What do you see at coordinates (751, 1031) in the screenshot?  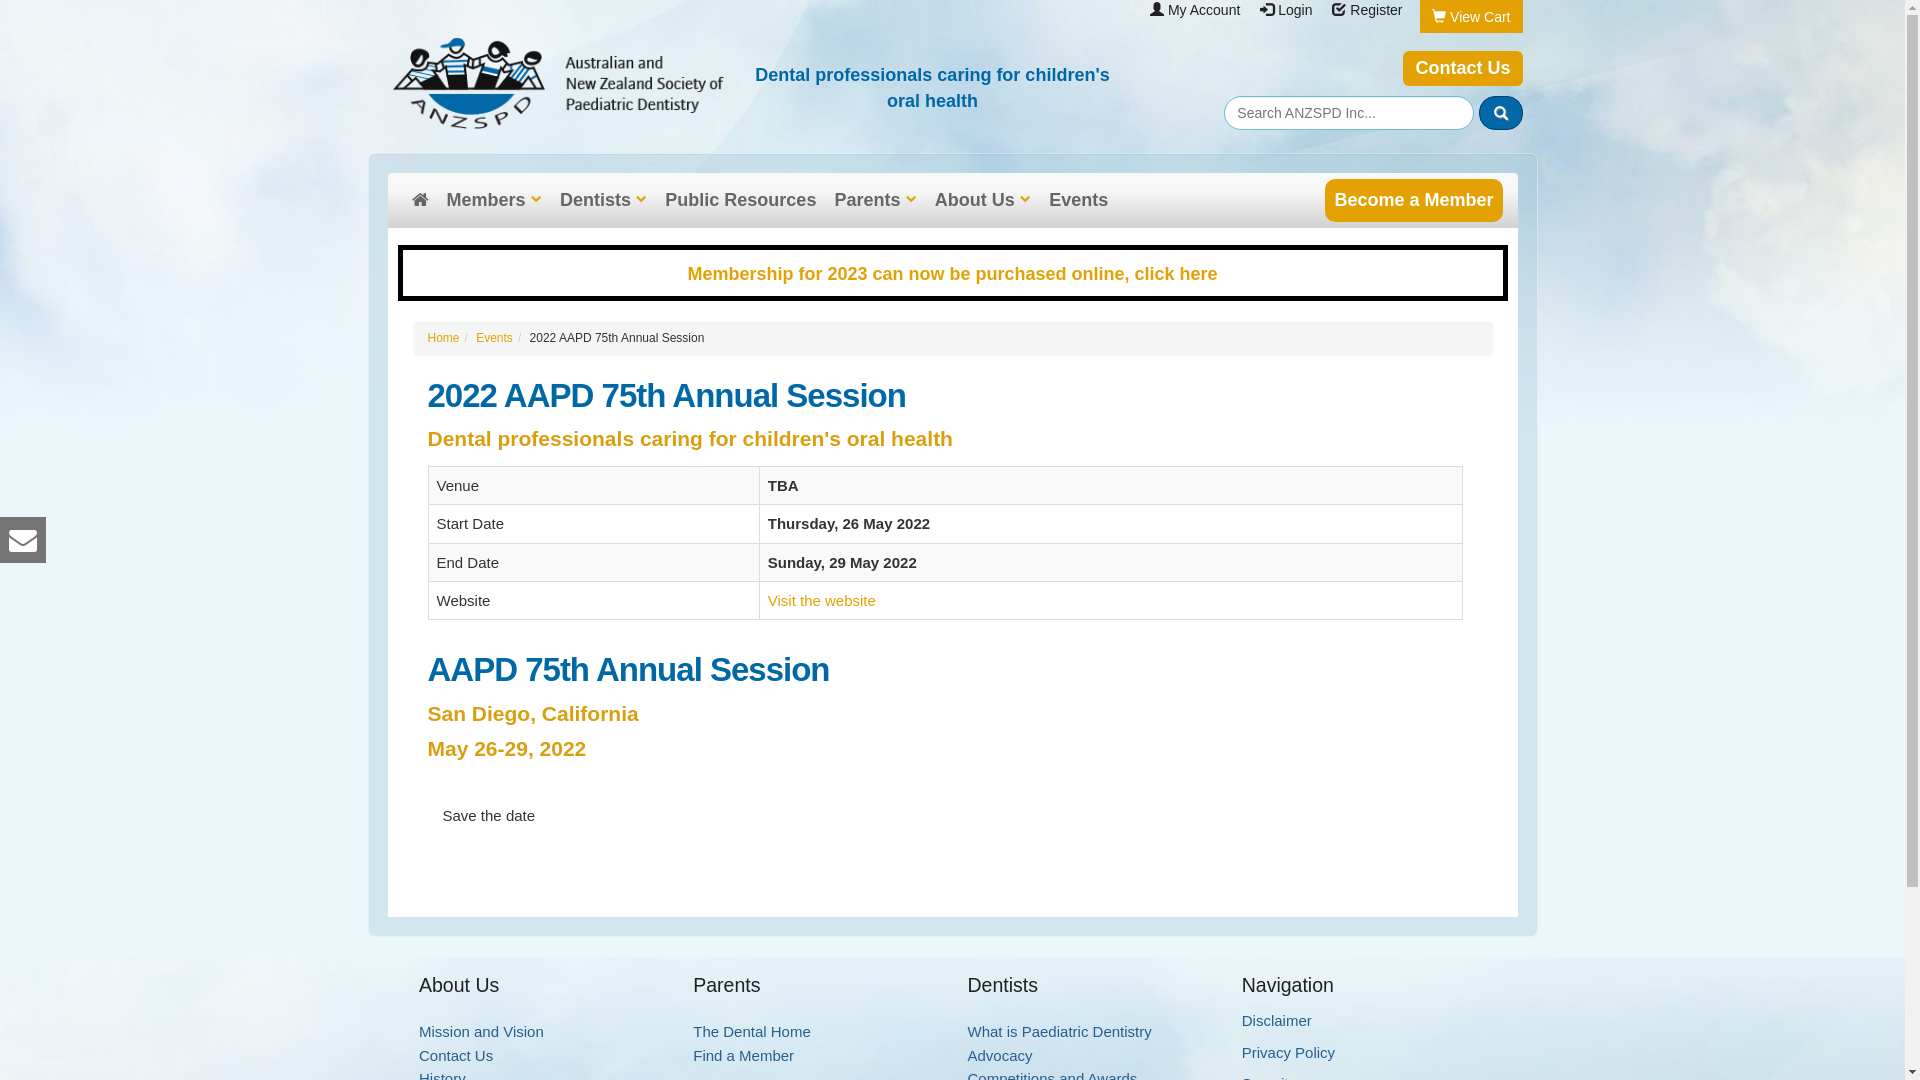 I see `'The Dental Home'` at bounding box center [751, 1031].